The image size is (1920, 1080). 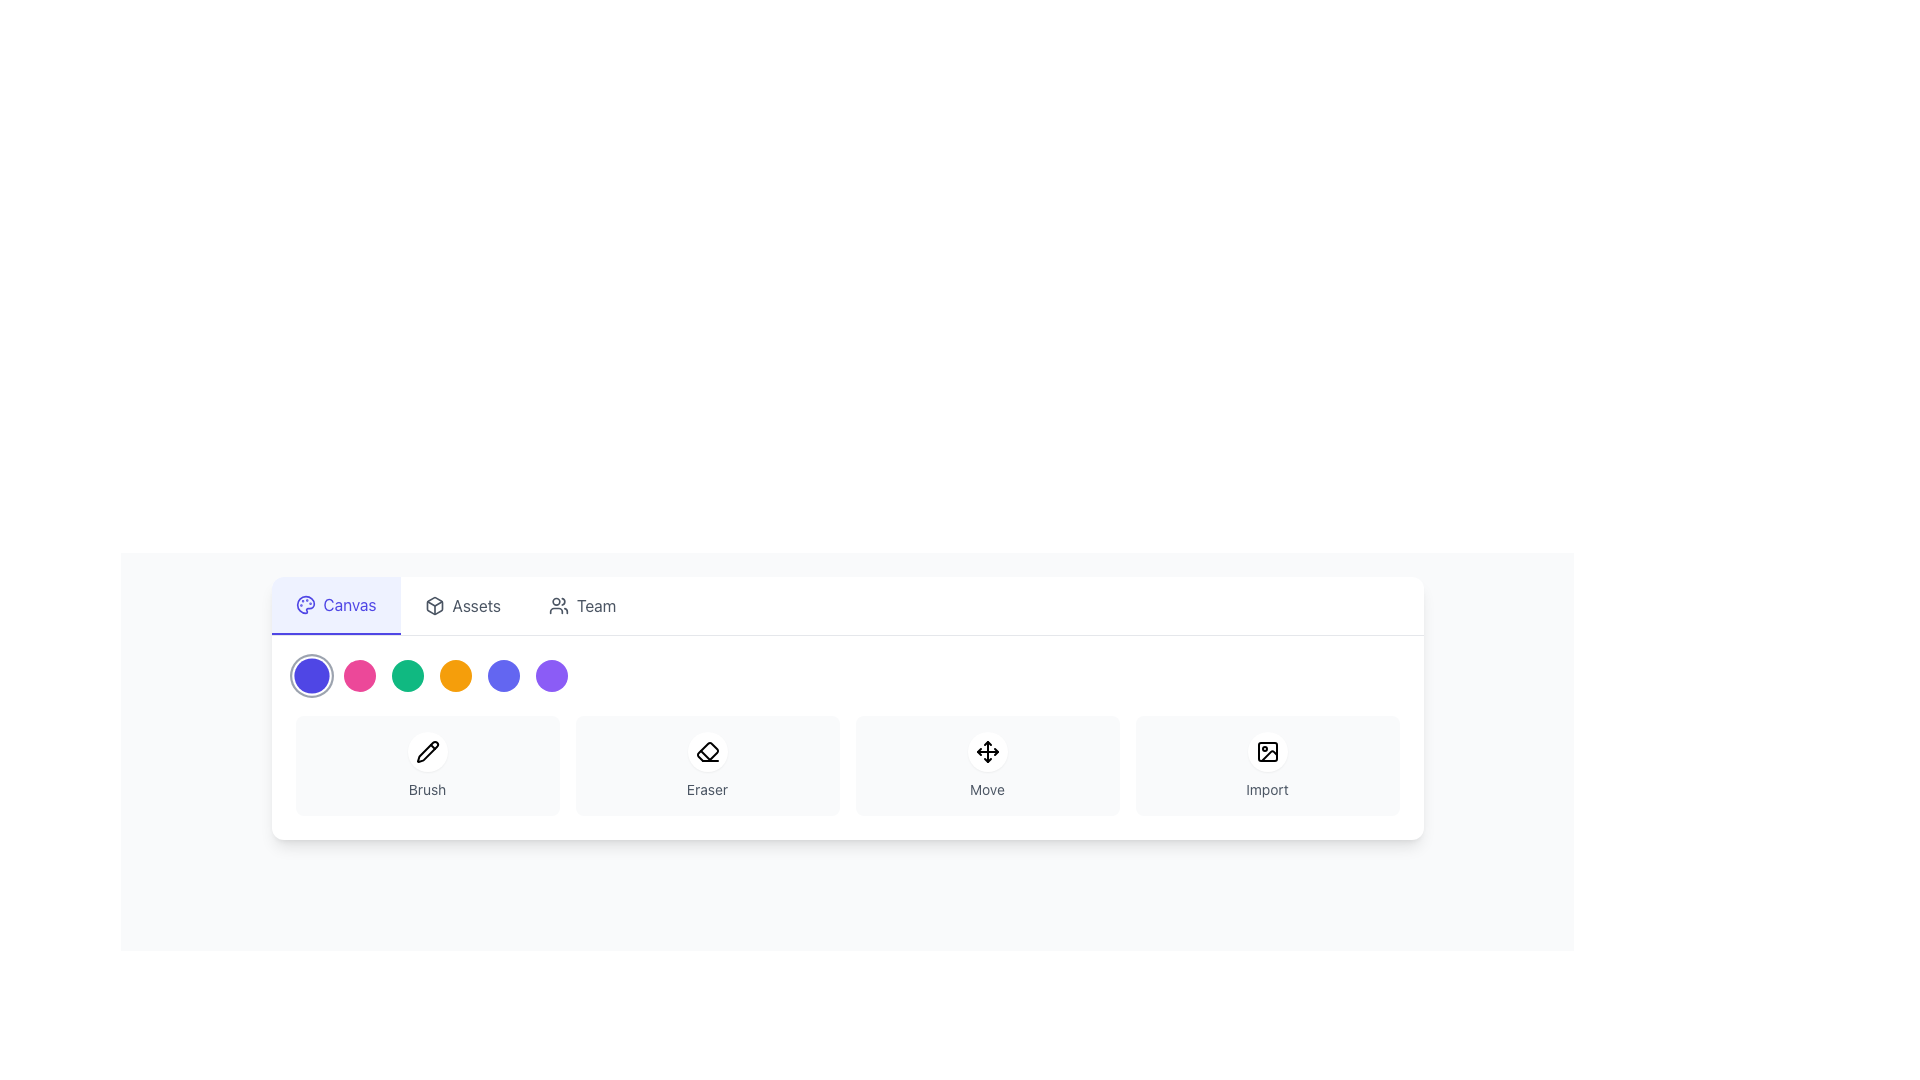 What do you see at coordinates (359, 675) in the screenshot?
I see `the second button in the horizontal sequence, located between a blue button and a green button` at bounding box center [359, 675].